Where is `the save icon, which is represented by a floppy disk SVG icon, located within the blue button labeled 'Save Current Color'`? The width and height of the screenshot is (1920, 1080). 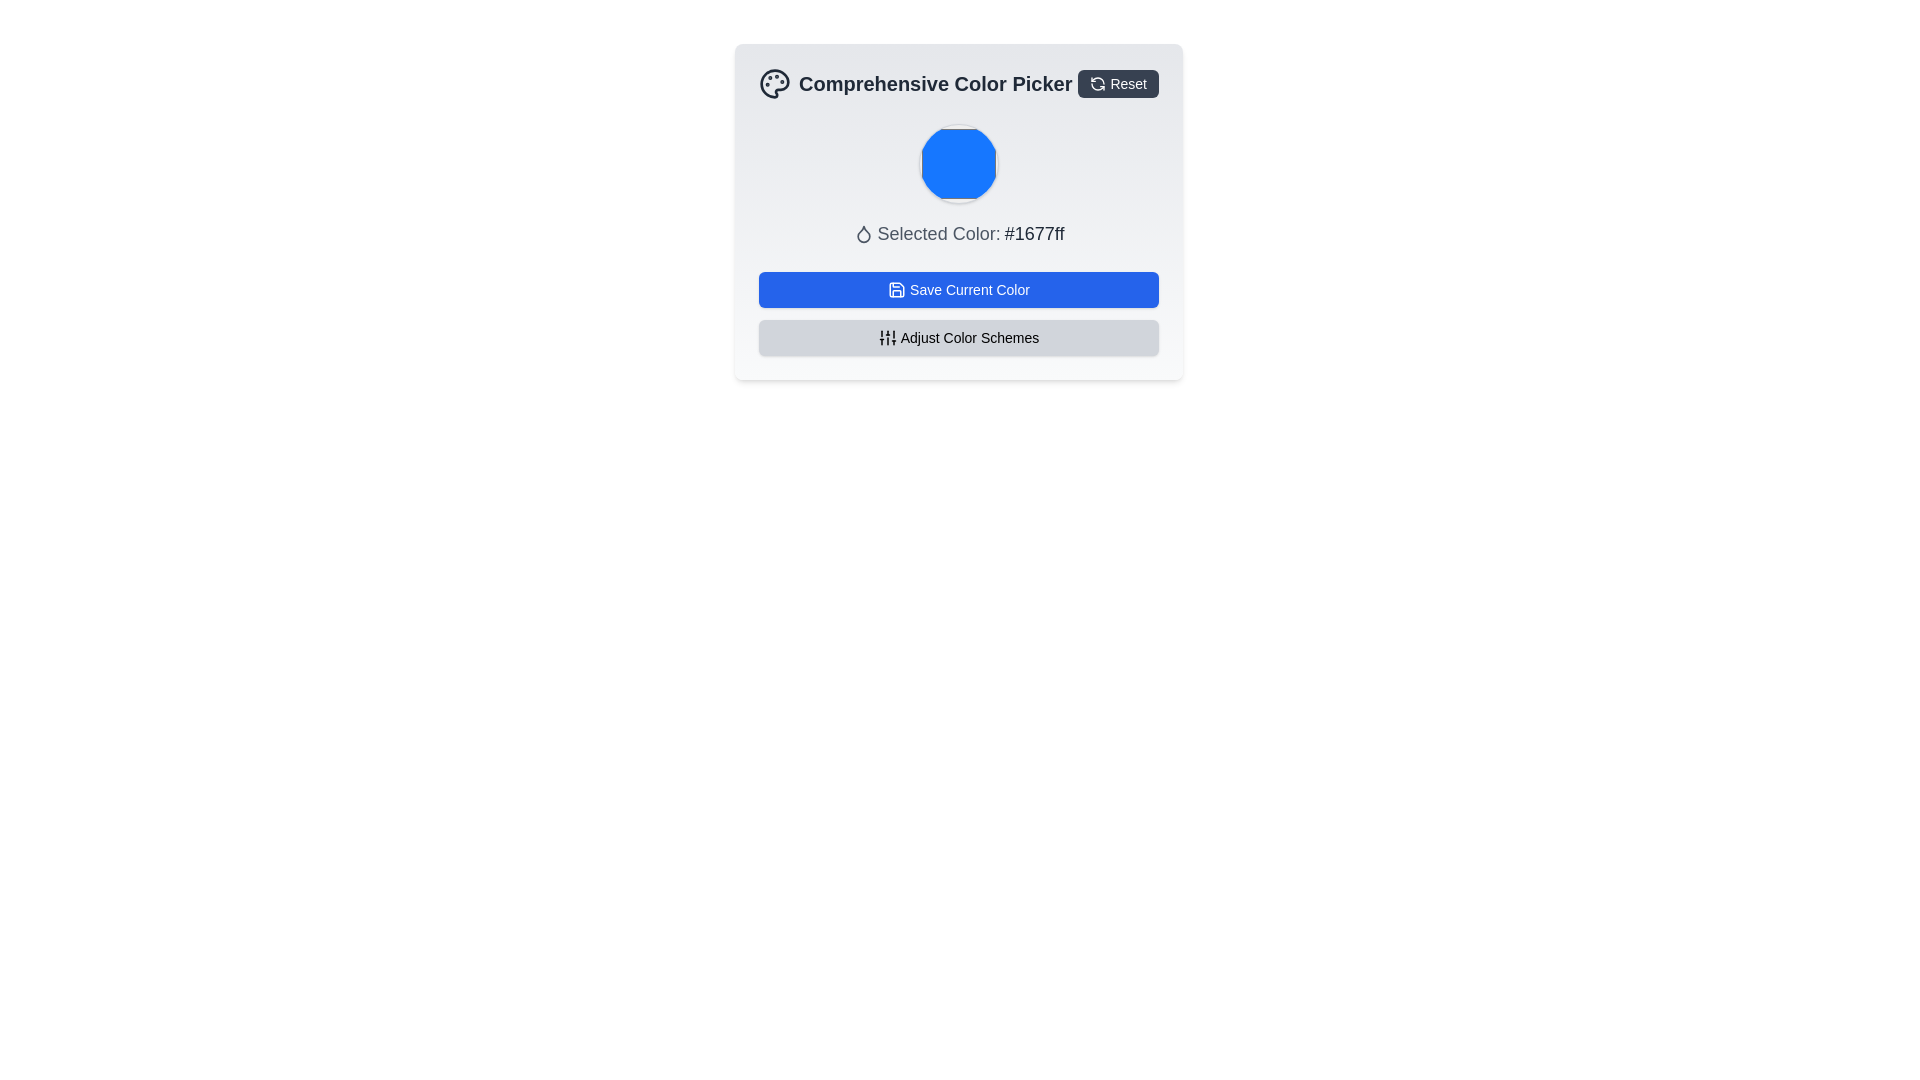
the save icon, which is represented by a floppy disk SVG icon, located within the blue button labeled 'Save Current Color' is located at coordinates (896, 289).